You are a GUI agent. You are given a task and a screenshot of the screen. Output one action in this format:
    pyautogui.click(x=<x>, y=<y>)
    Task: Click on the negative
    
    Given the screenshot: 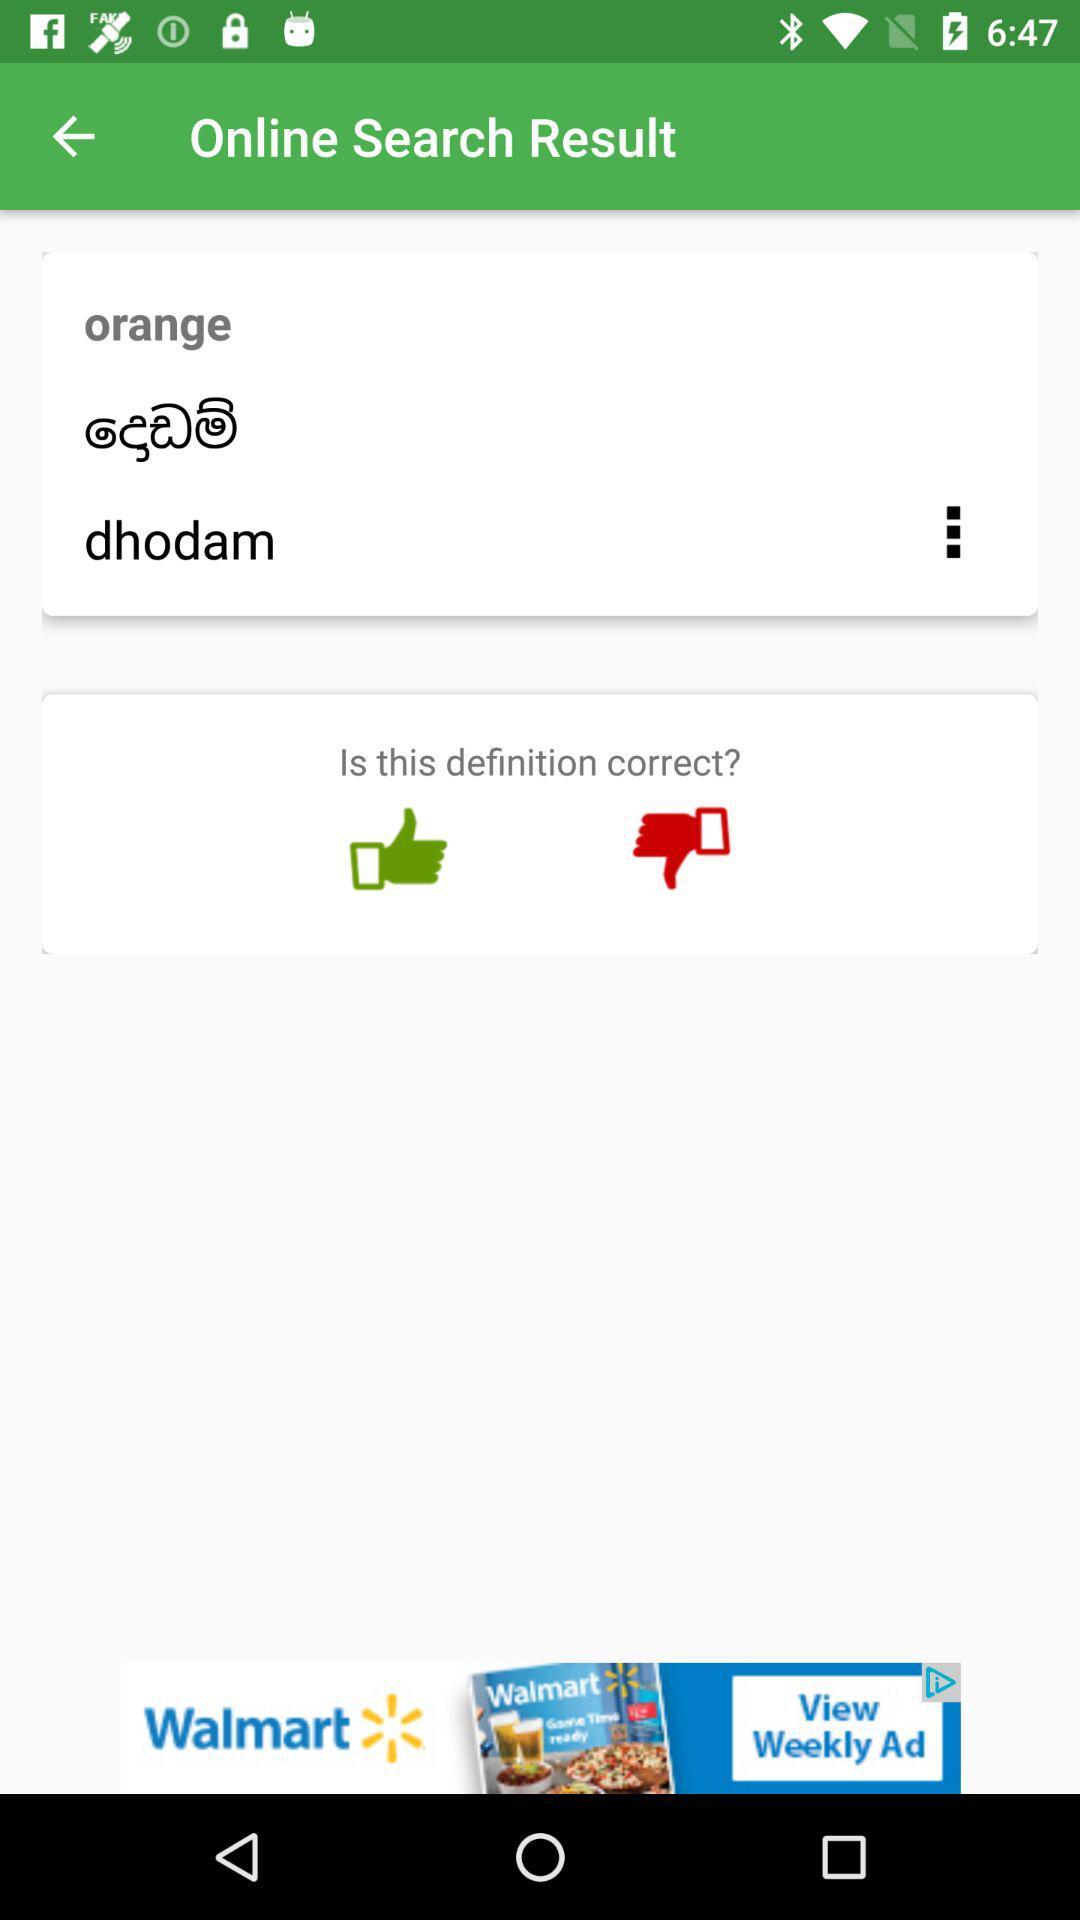 What is the action you would take?
    pyautogui.click(x=680, y=849)
    